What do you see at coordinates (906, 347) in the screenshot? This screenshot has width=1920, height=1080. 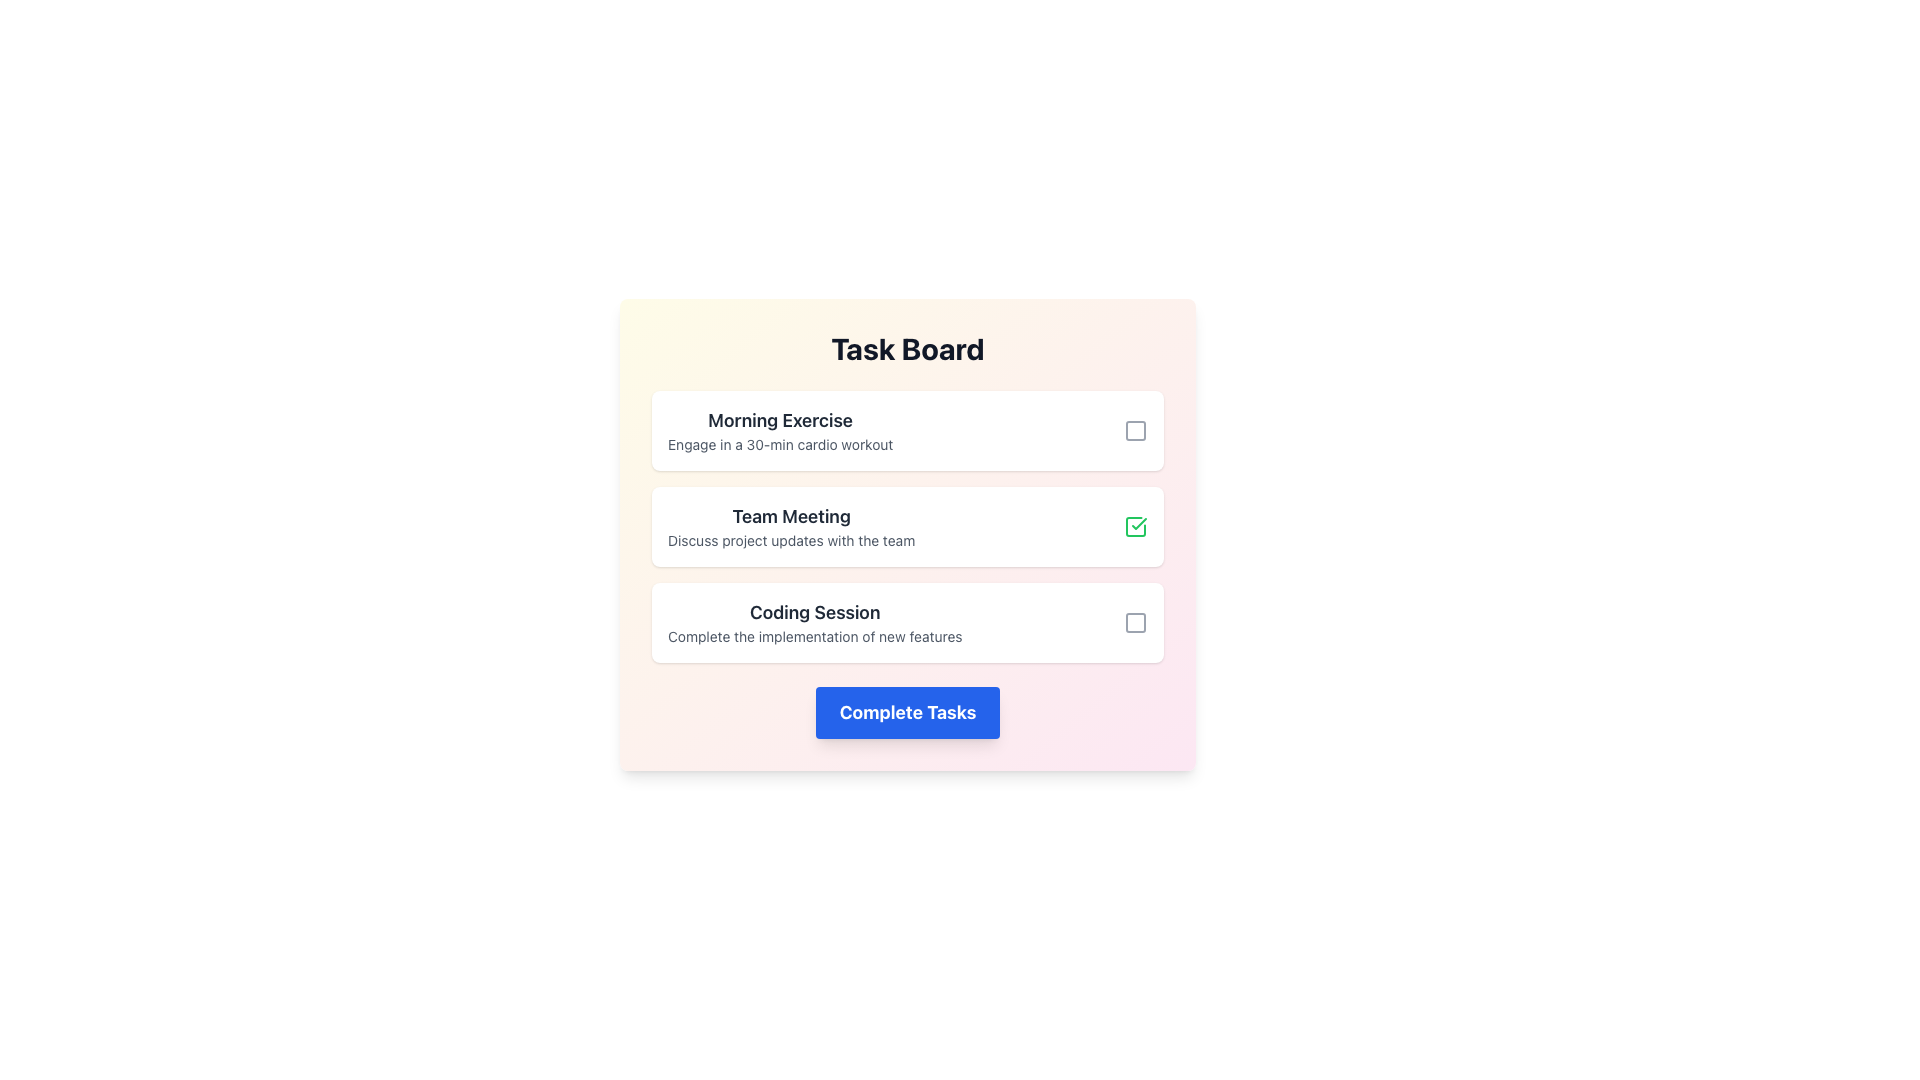 I see `the bold, large-sized heading text label 'Task Board'` at bounding box center [906, 347].